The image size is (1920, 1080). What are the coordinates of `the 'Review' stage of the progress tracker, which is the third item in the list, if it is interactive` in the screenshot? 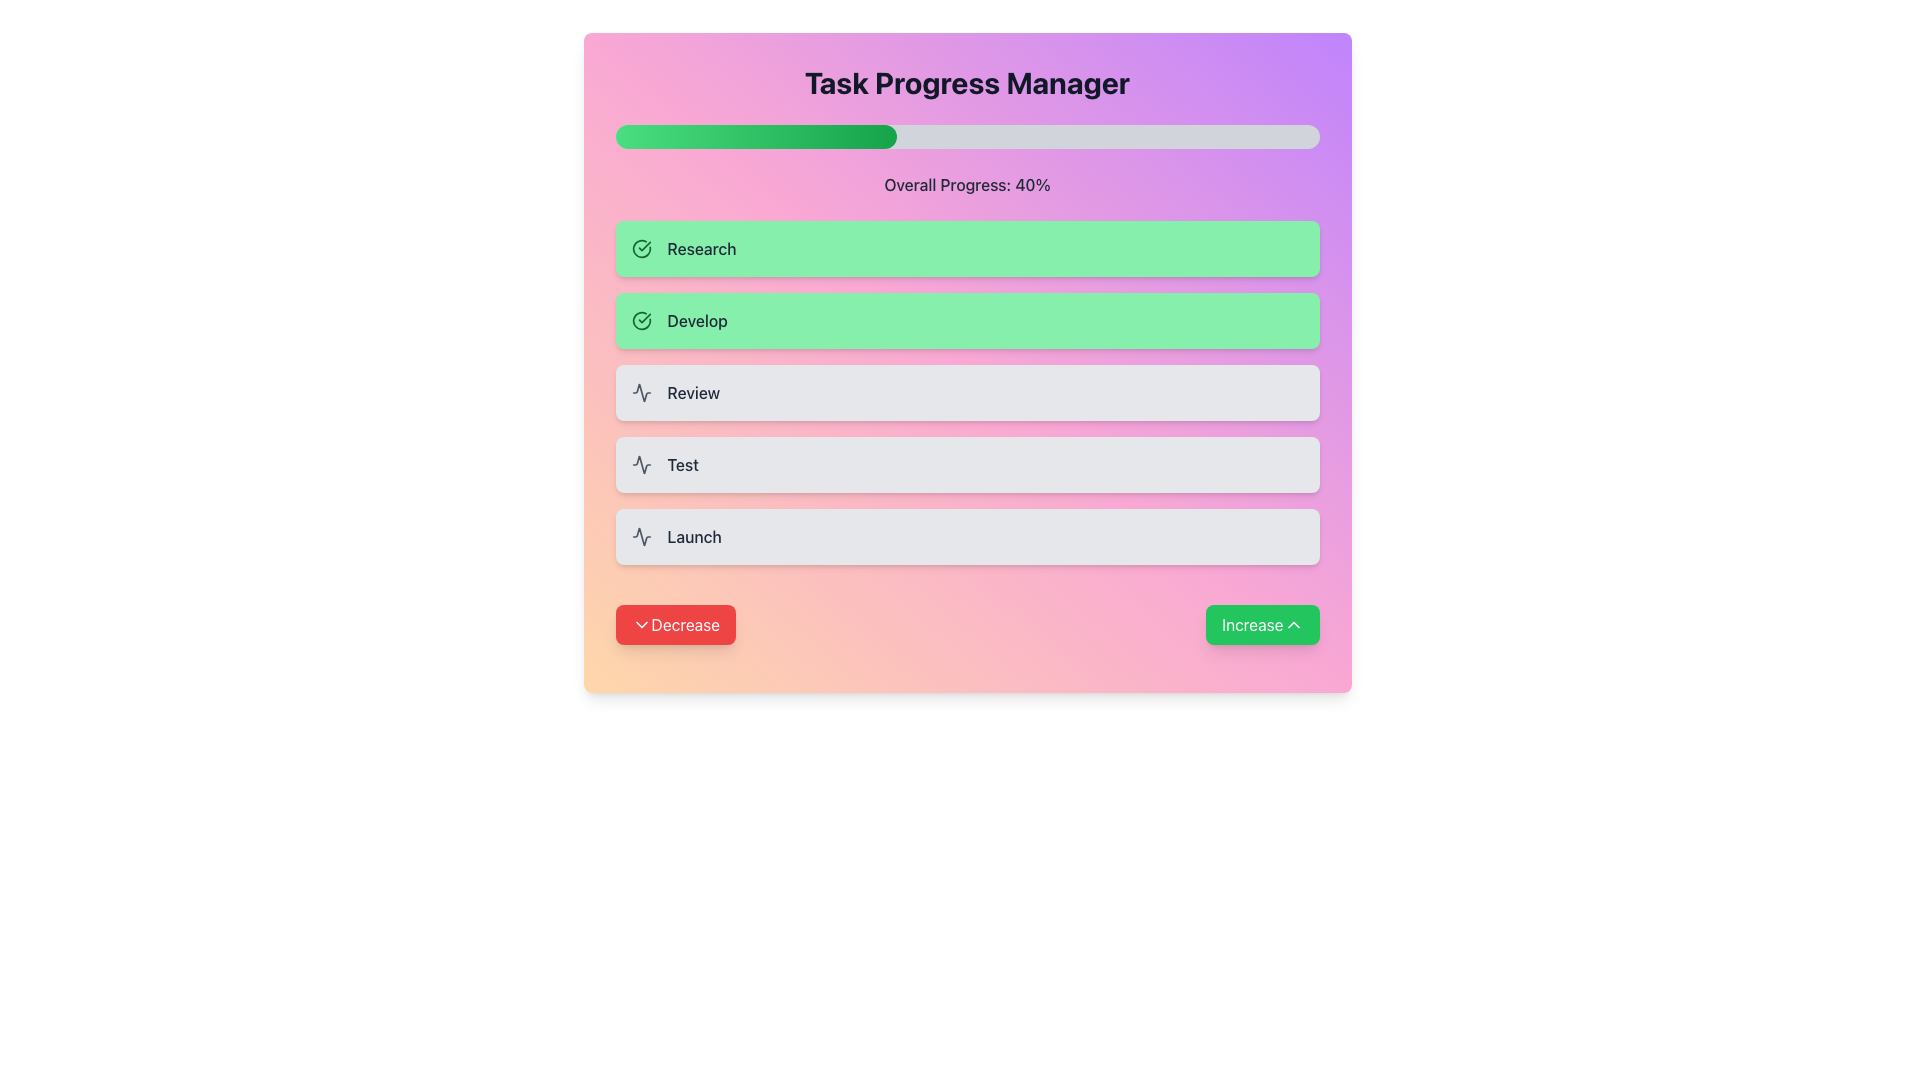 It's located at (967, 393).